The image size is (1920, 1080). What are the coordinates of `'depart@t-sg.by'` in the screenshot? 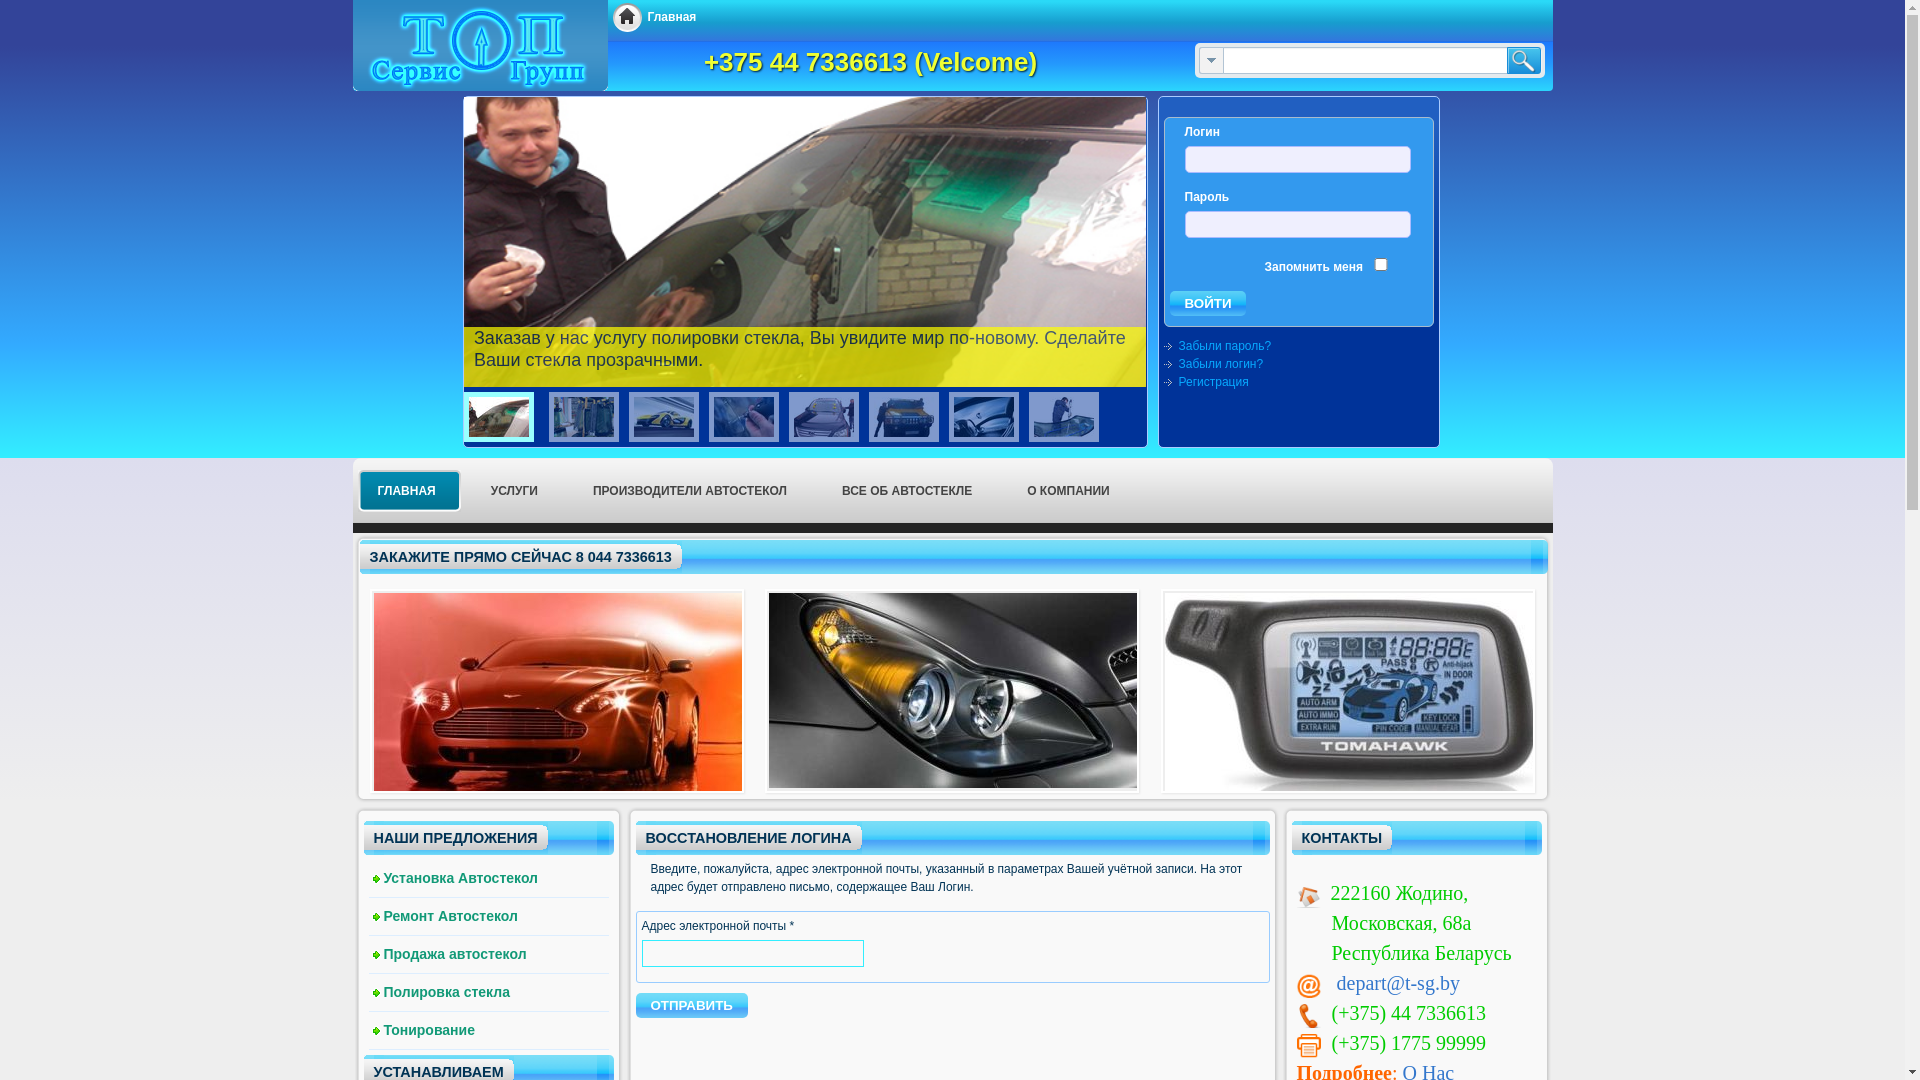 It's located at (1396, 982).